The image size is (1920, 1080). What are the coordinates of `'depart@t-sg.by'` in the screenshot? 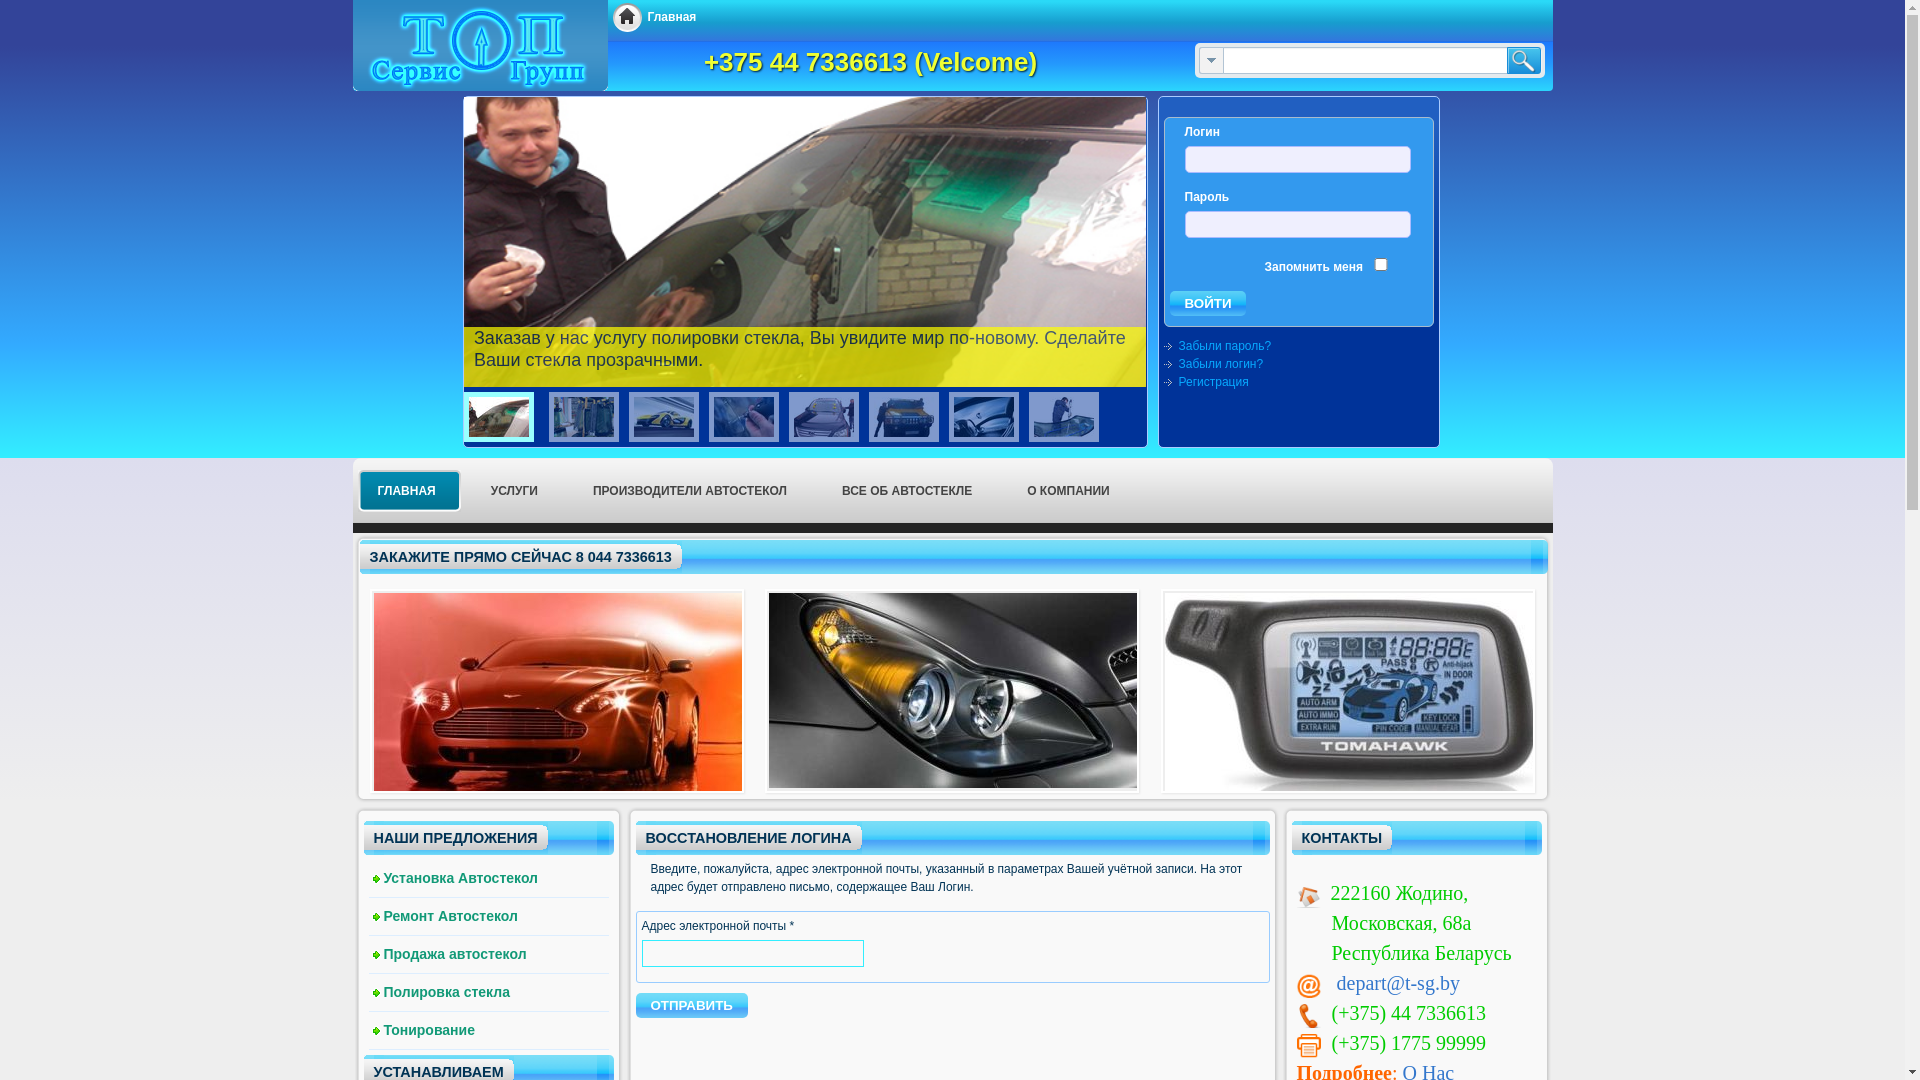 It's located at (1396, 982).